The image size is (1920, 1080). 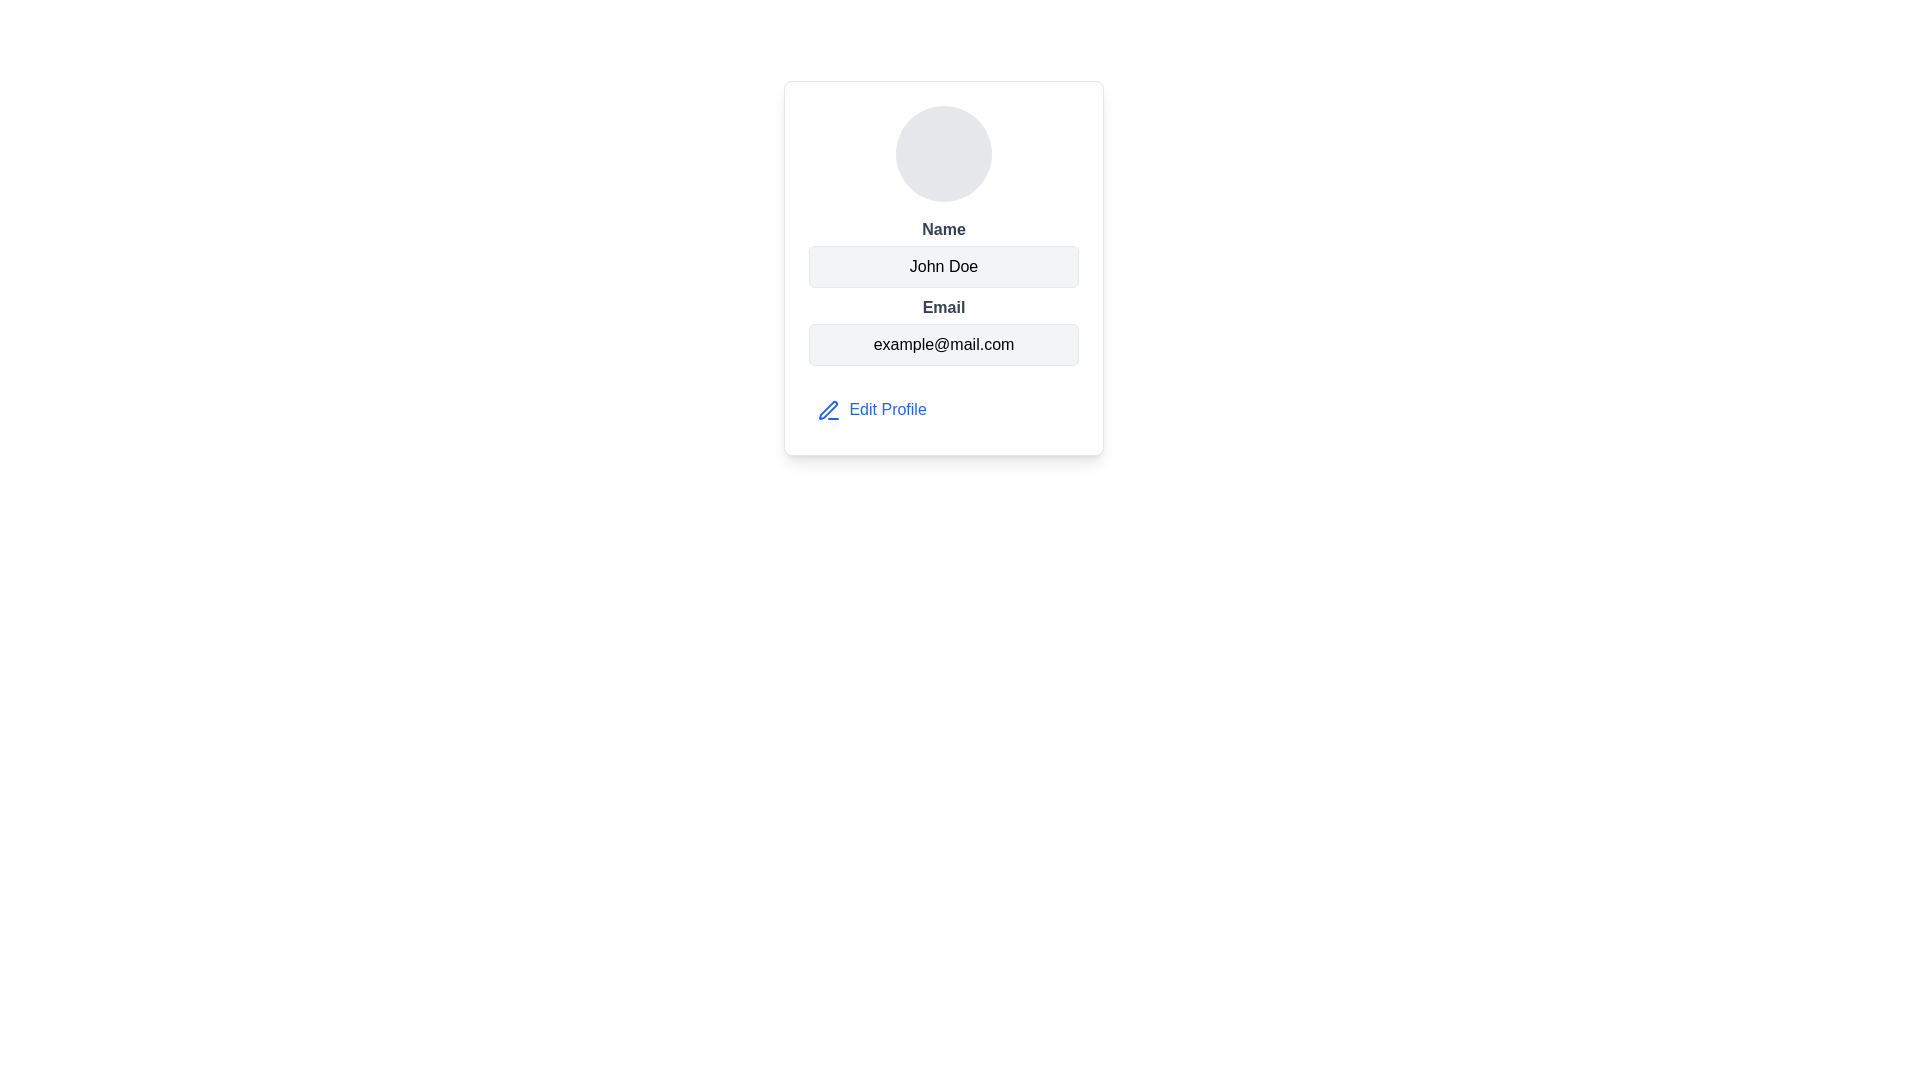 What do you see at coordinates (943, 330) in the screenshot?
I see `the Text Display Block that shows the user's email address, positioned below the name section and above the 'Edit Profile' link in the user card` at bounding box center [943, 330].